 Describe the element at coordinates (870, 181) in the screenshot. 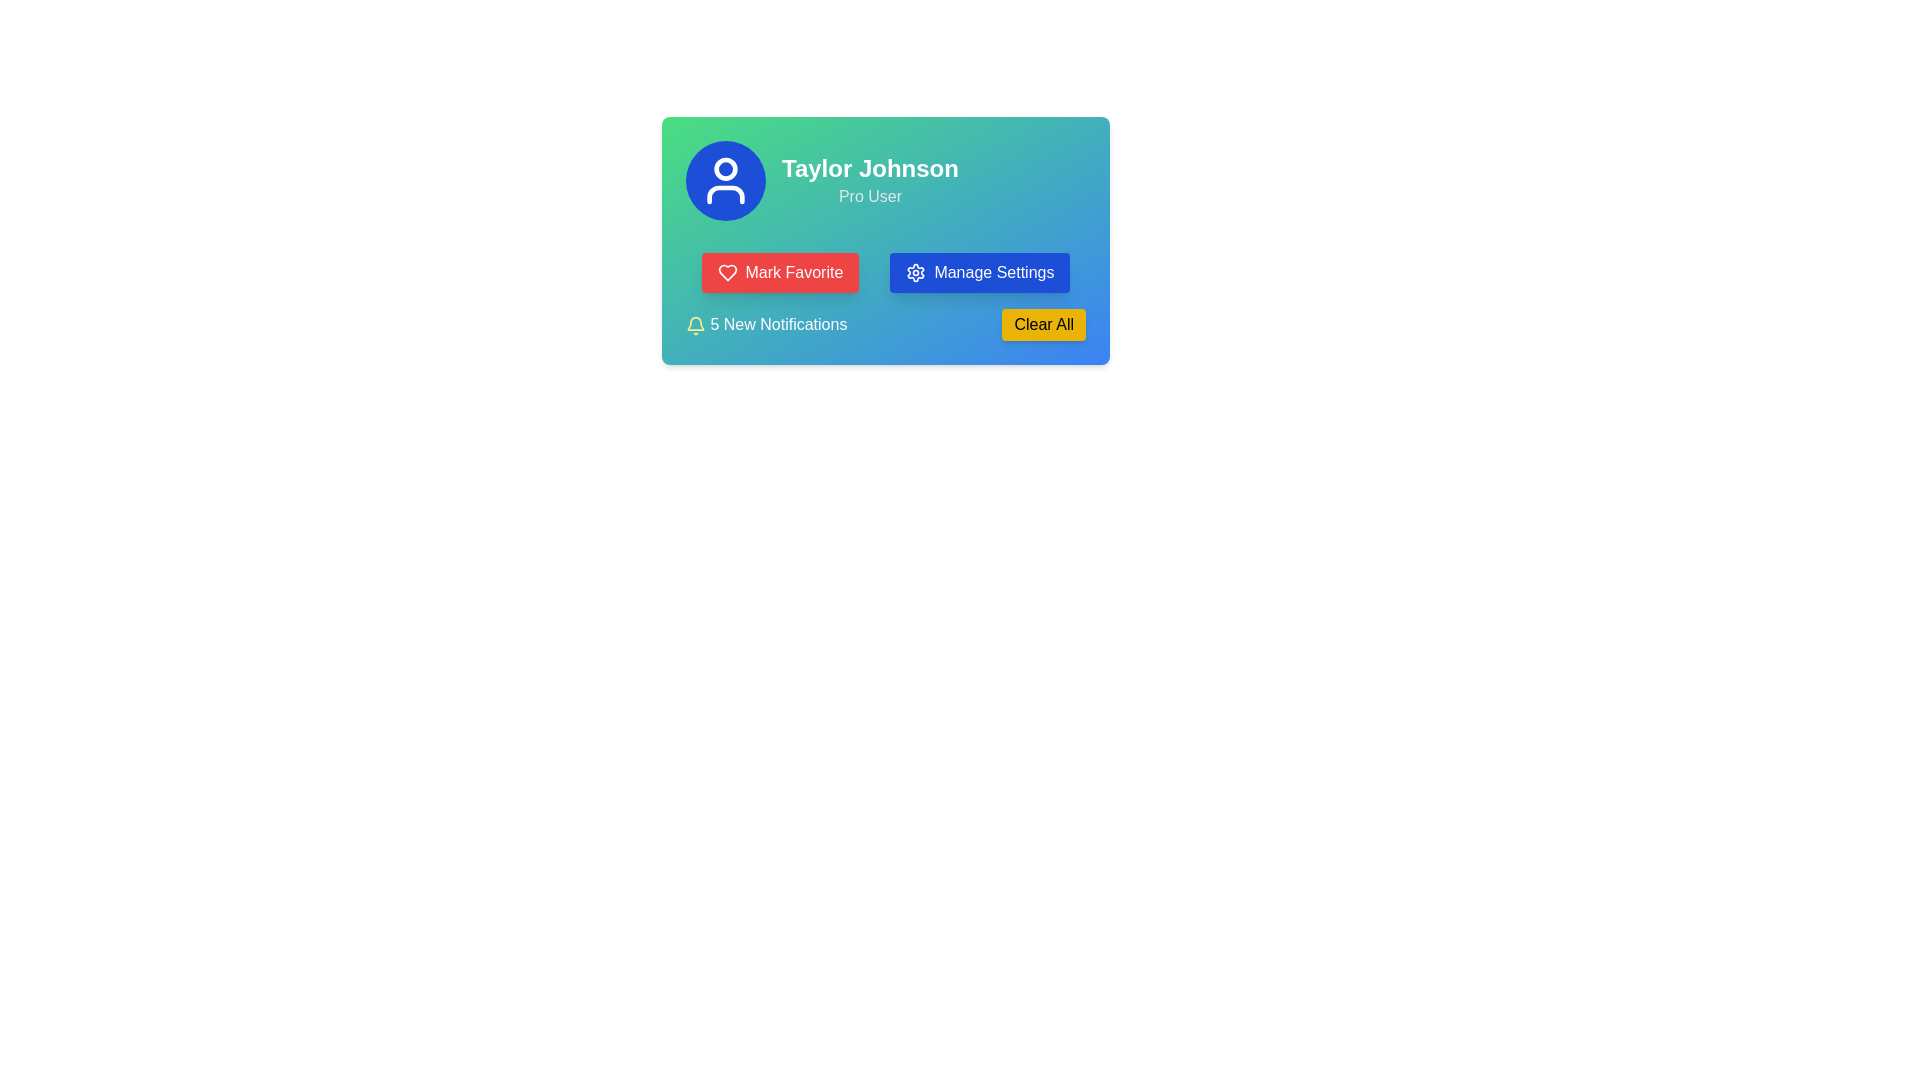

I see `the text display showing 'Taylor Johnson' and 'Pro User' located at the top-right of the interface, adjacent to a profile icon` at that location.